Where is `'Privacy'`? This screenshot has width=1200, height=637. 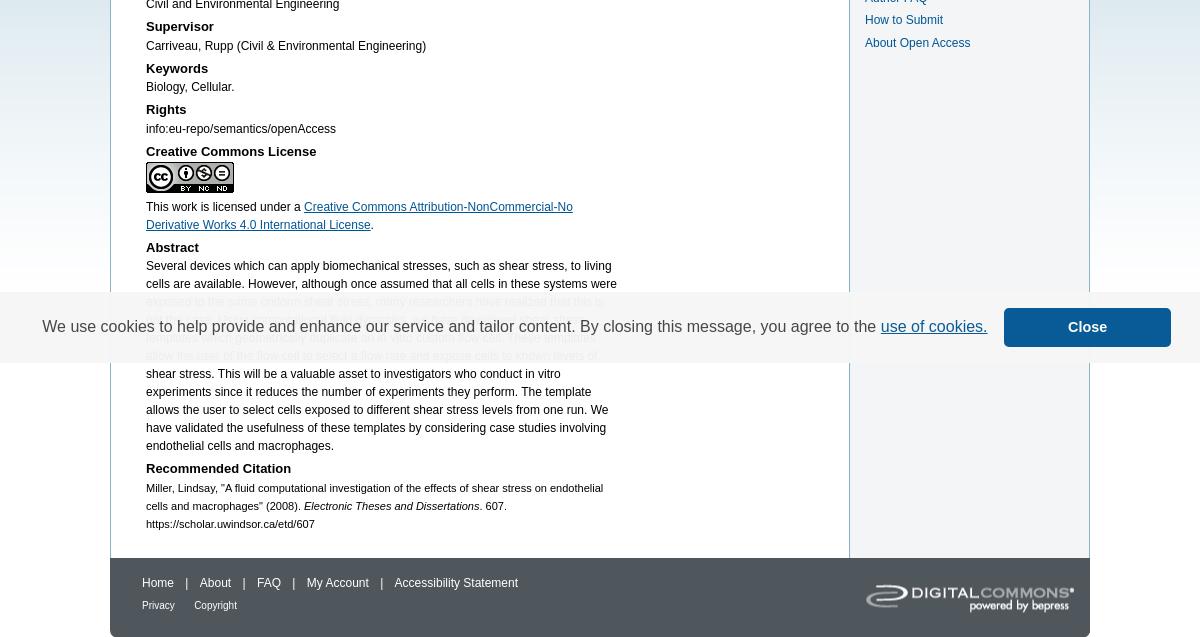 'Privacy' is located at coordinates (157, 604).